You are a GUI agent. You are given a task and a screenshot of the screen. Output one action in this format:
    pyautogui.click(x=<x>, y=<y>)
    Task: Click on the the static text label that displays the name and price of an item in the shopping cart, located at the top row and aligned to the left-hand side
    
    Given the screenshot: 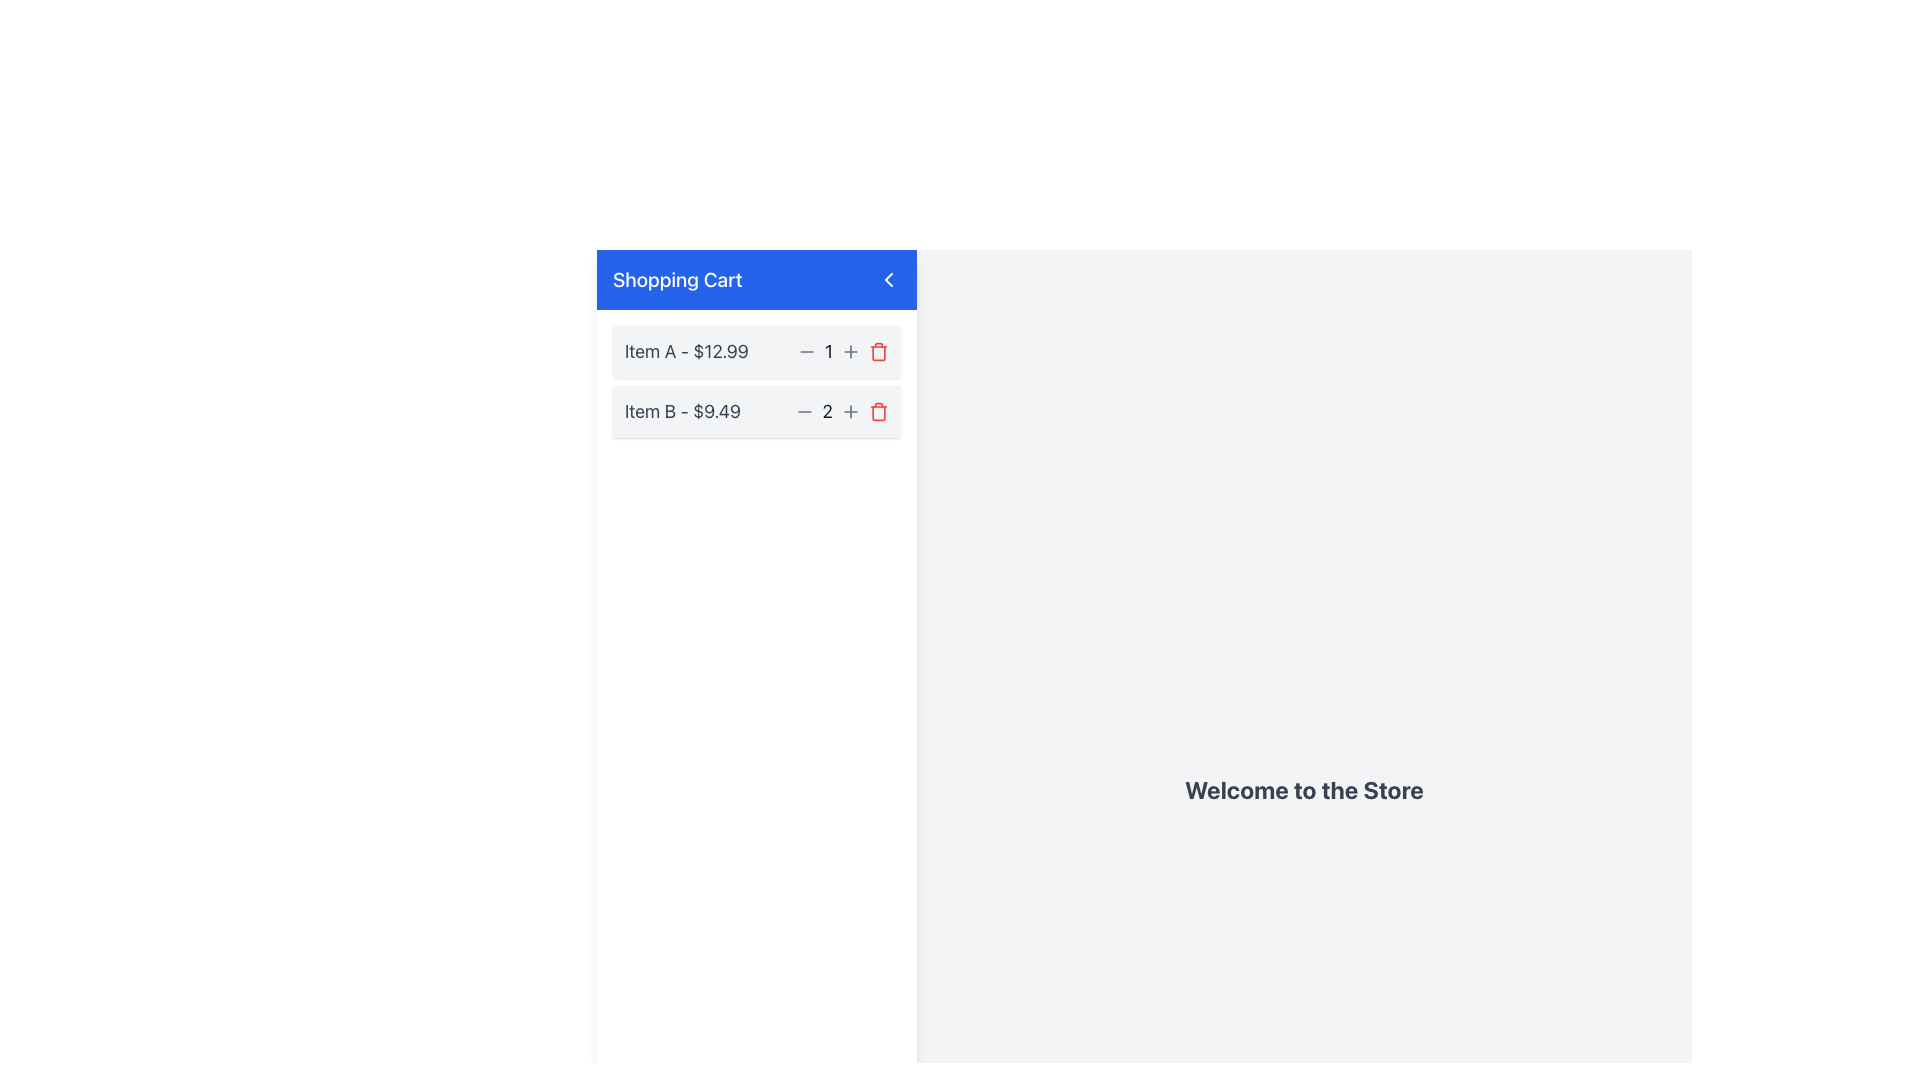 What is the action you would take?
    pyautogui.click(x=686, y=350)
    